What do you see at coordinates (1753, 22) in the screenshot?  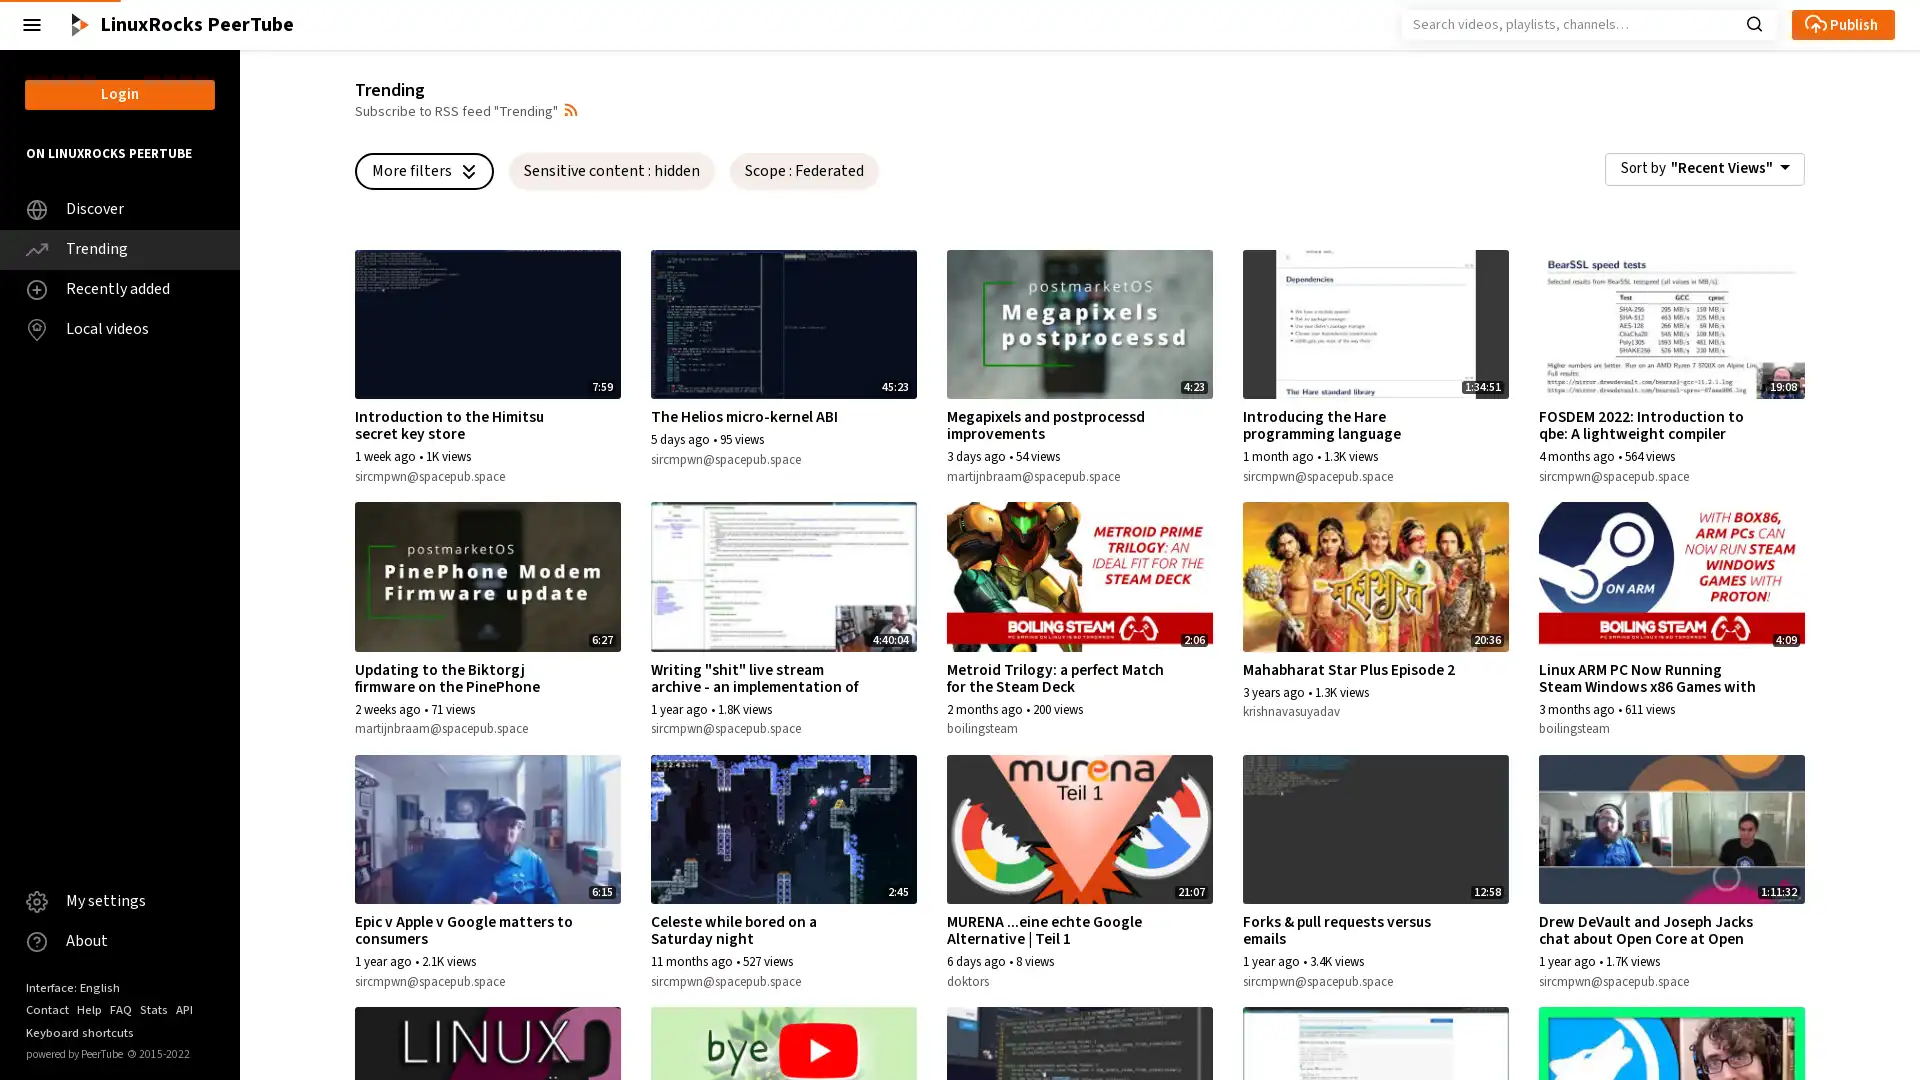 I see `Search` at bounding box center [1753, 22].